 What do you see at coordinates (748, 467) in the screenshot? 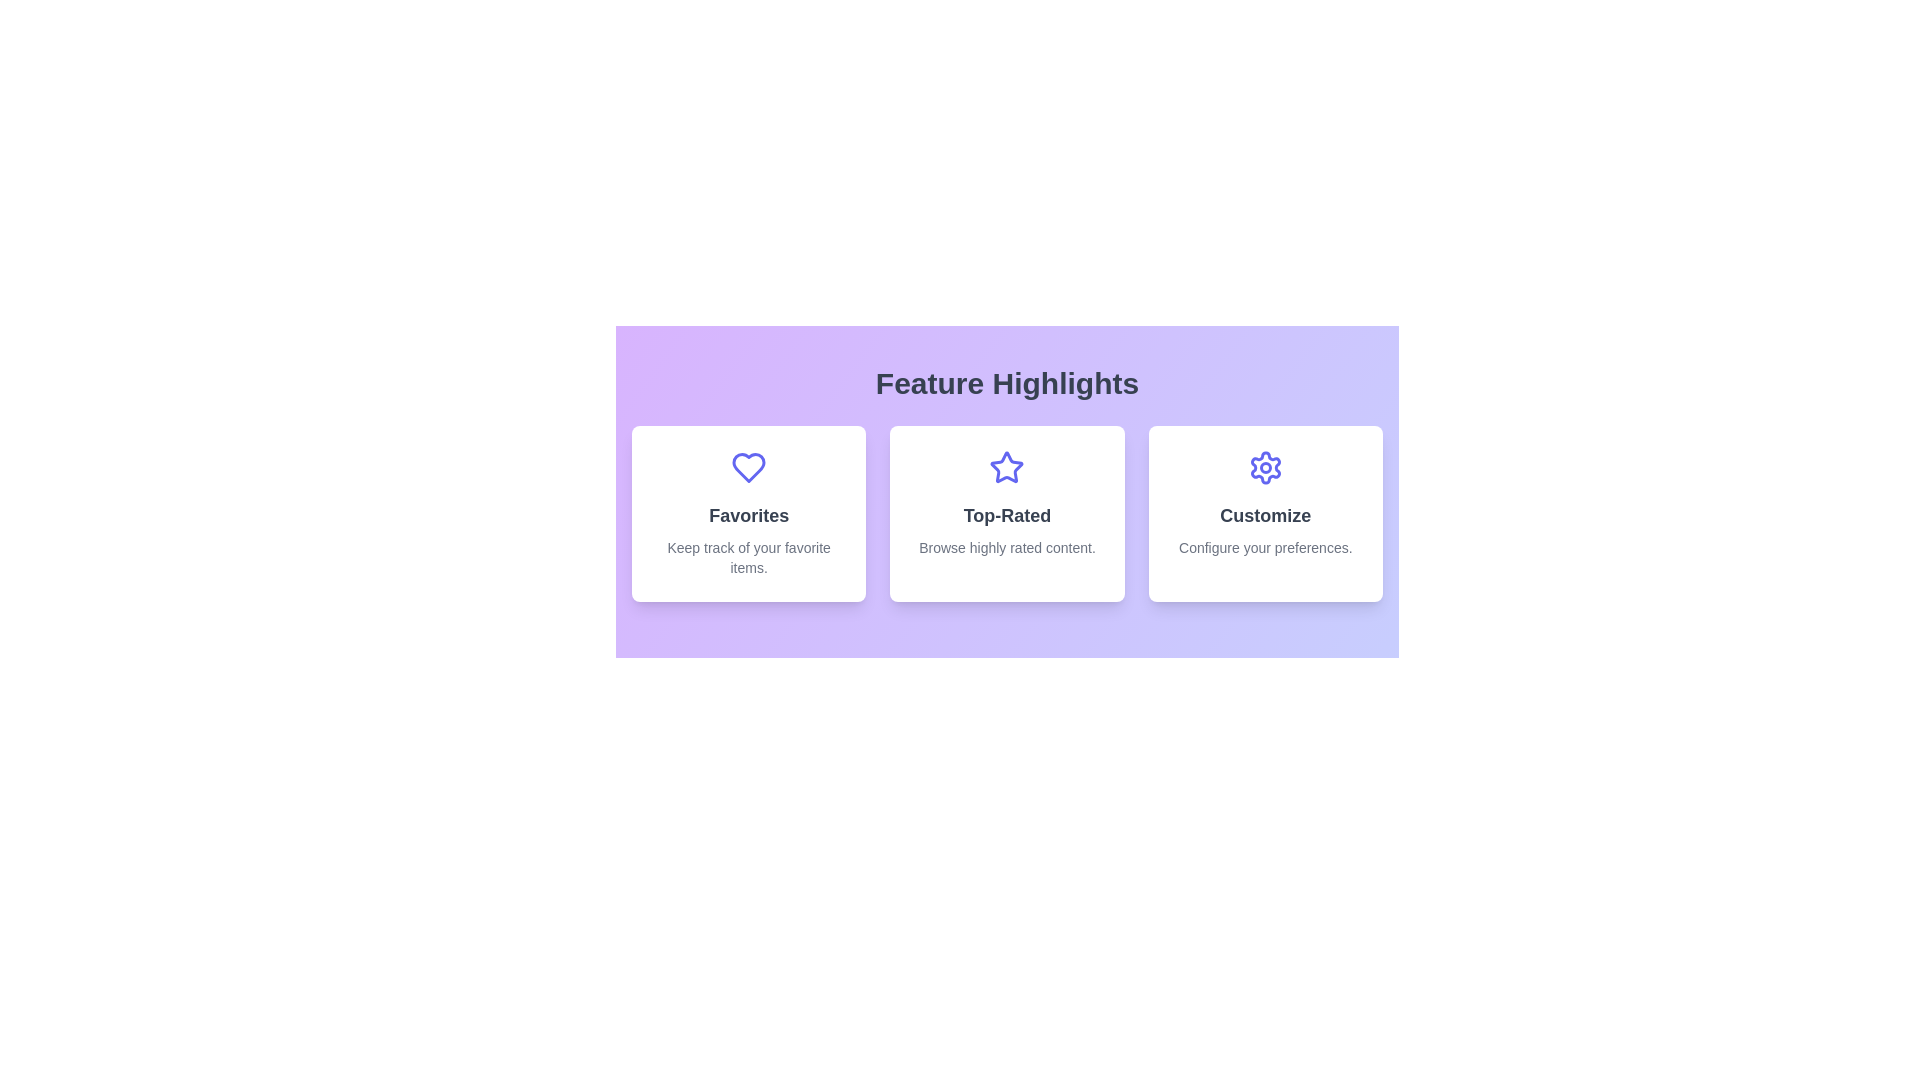
I see `the heart outline icon with a blue stroke color, which is centered above the 'Favorites' text within the leftmost card of a three-card layout` at bounding box center [748, 467].